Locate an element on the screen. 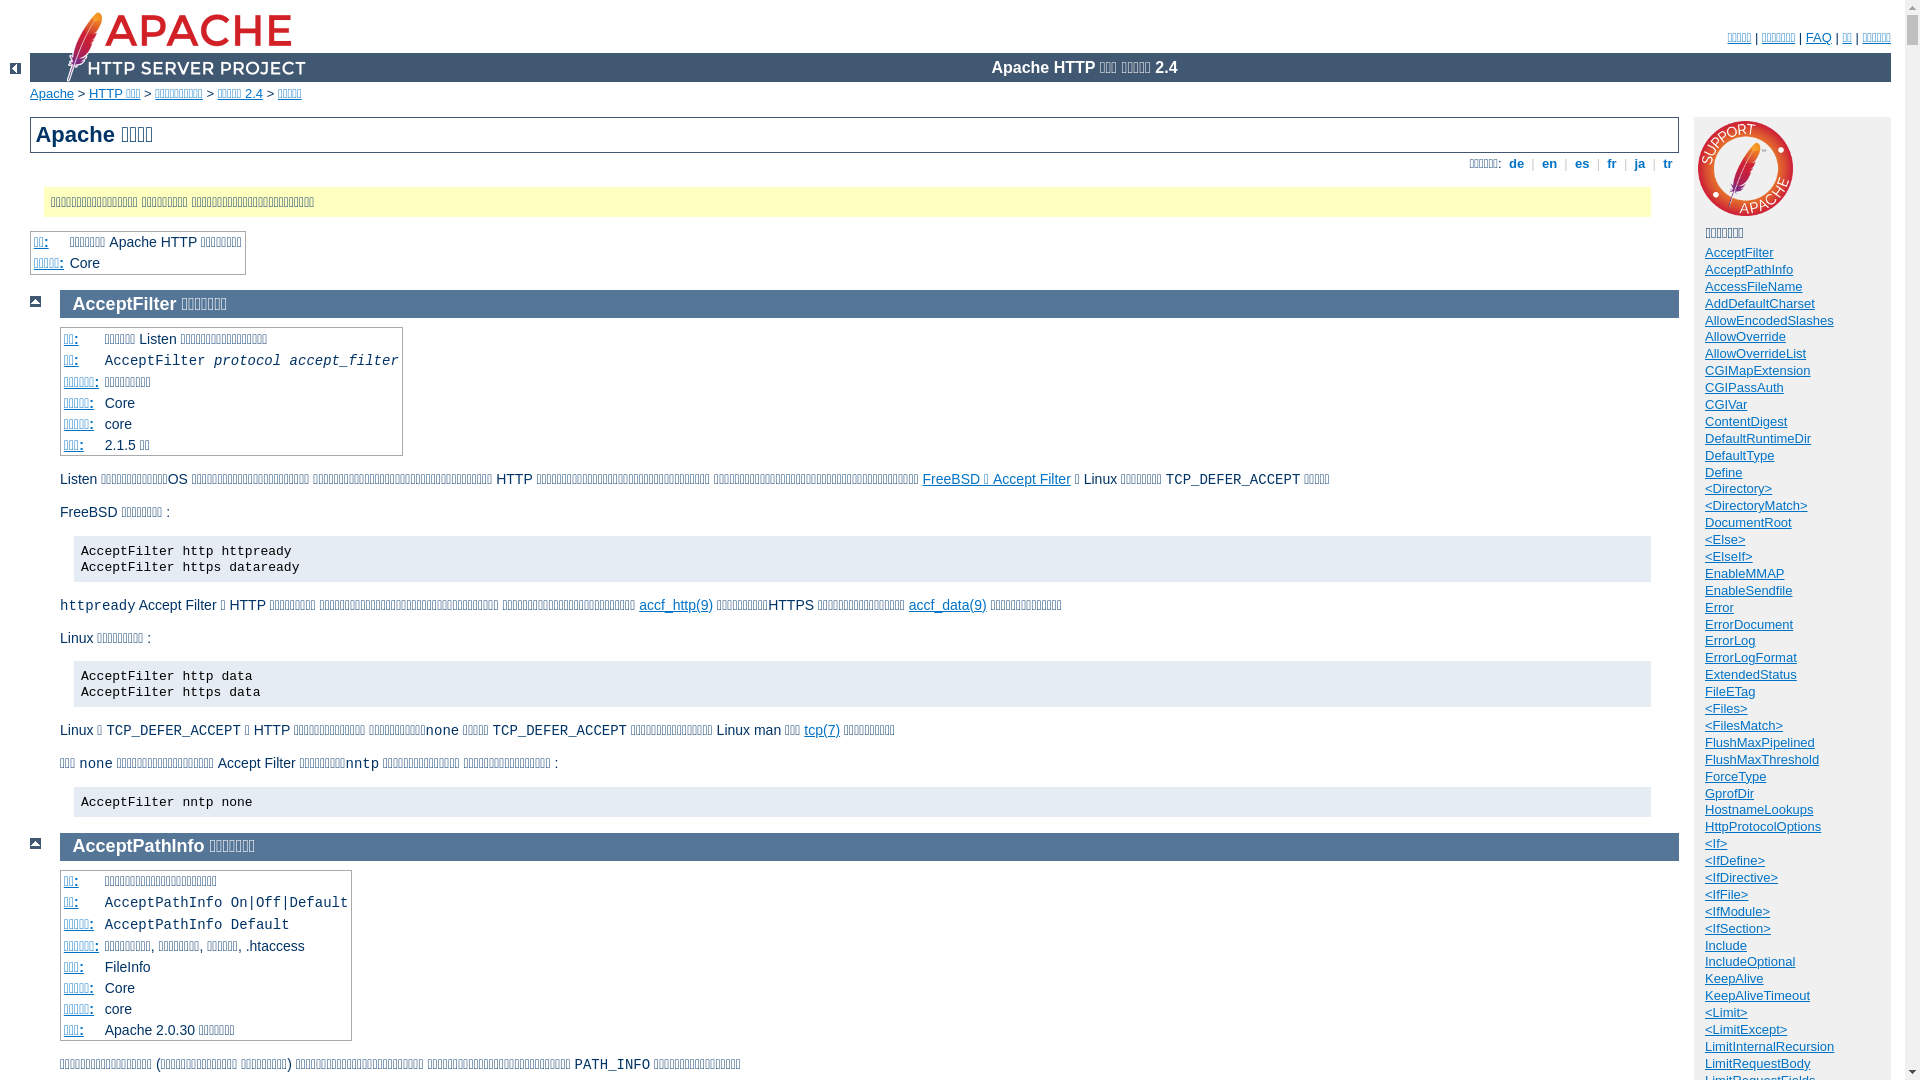 This screenshot has width=1920, height=1080. 'AllowOverride' is located at coordinates (1703, 335).